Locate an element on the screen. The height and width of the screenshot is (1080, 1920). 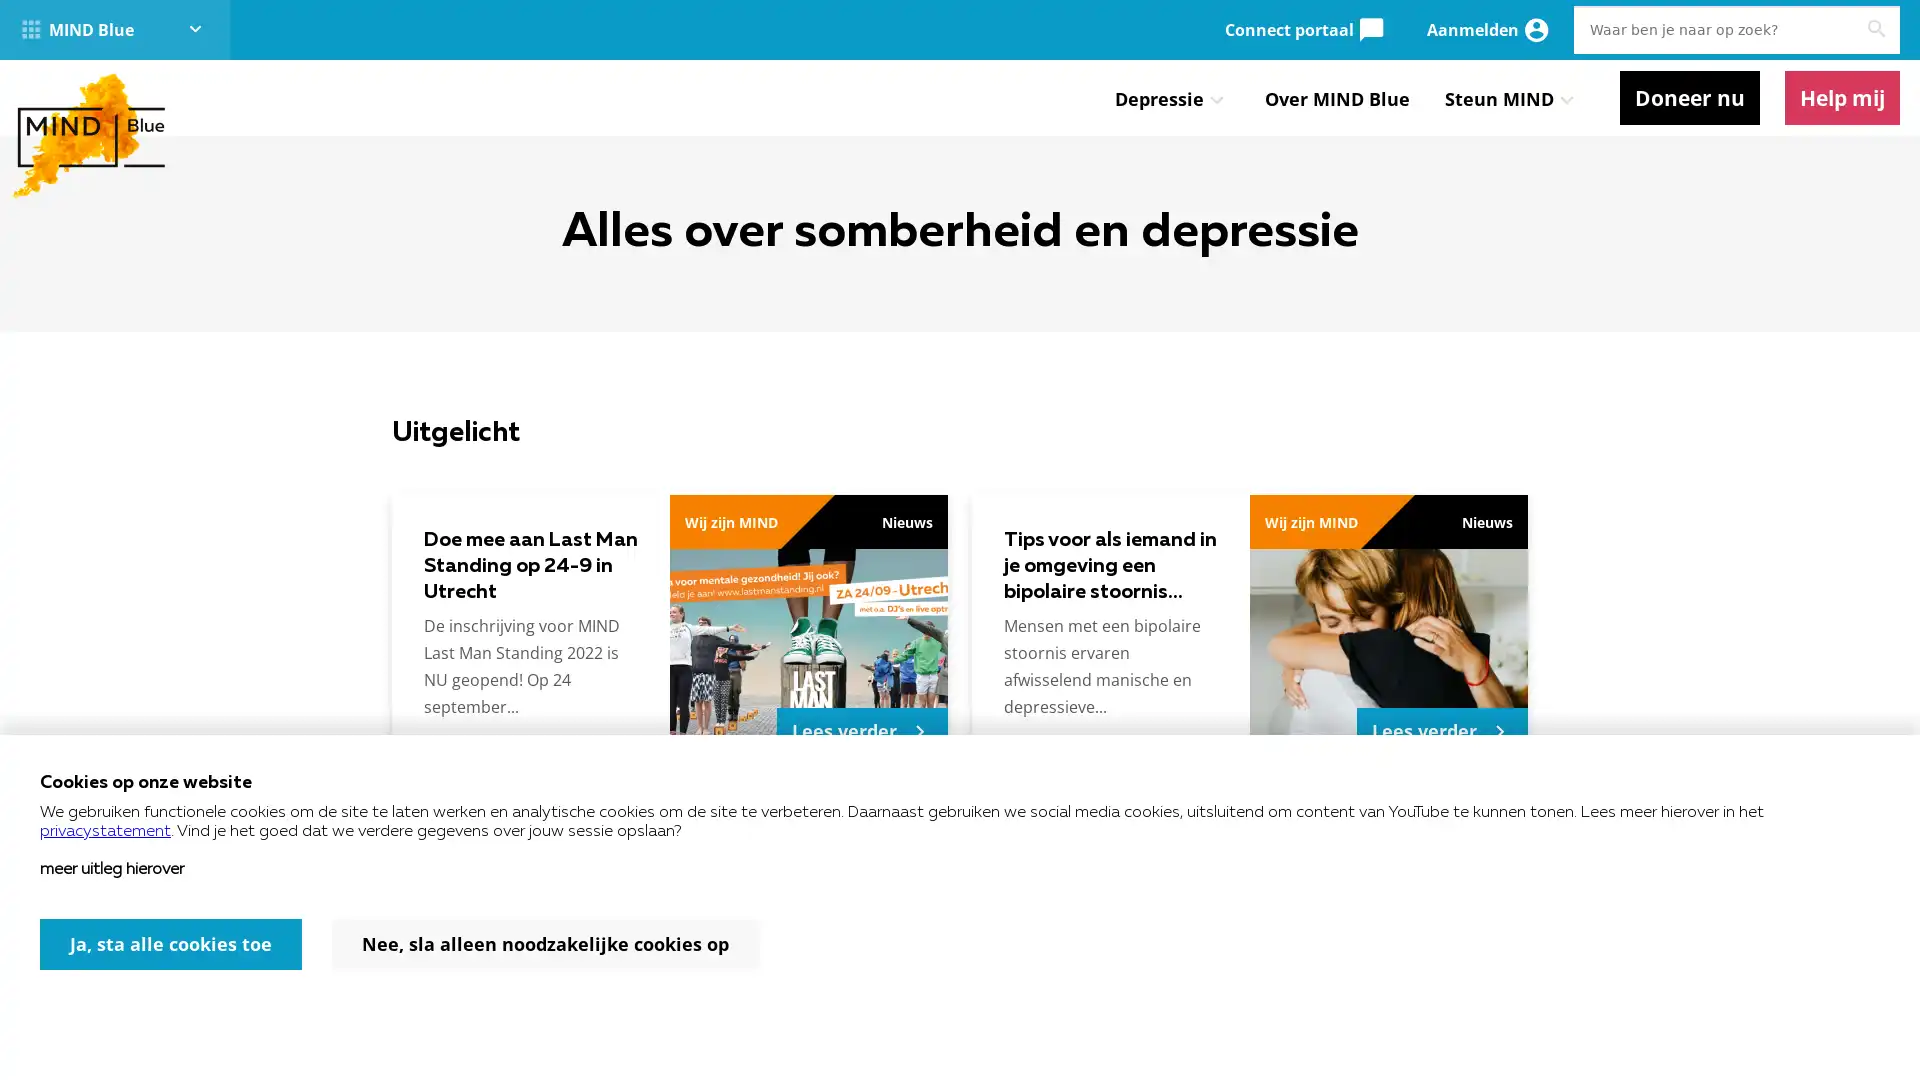
Nee, sla alleen noodzakelijke cookies op is located at coordinates (545, 944).